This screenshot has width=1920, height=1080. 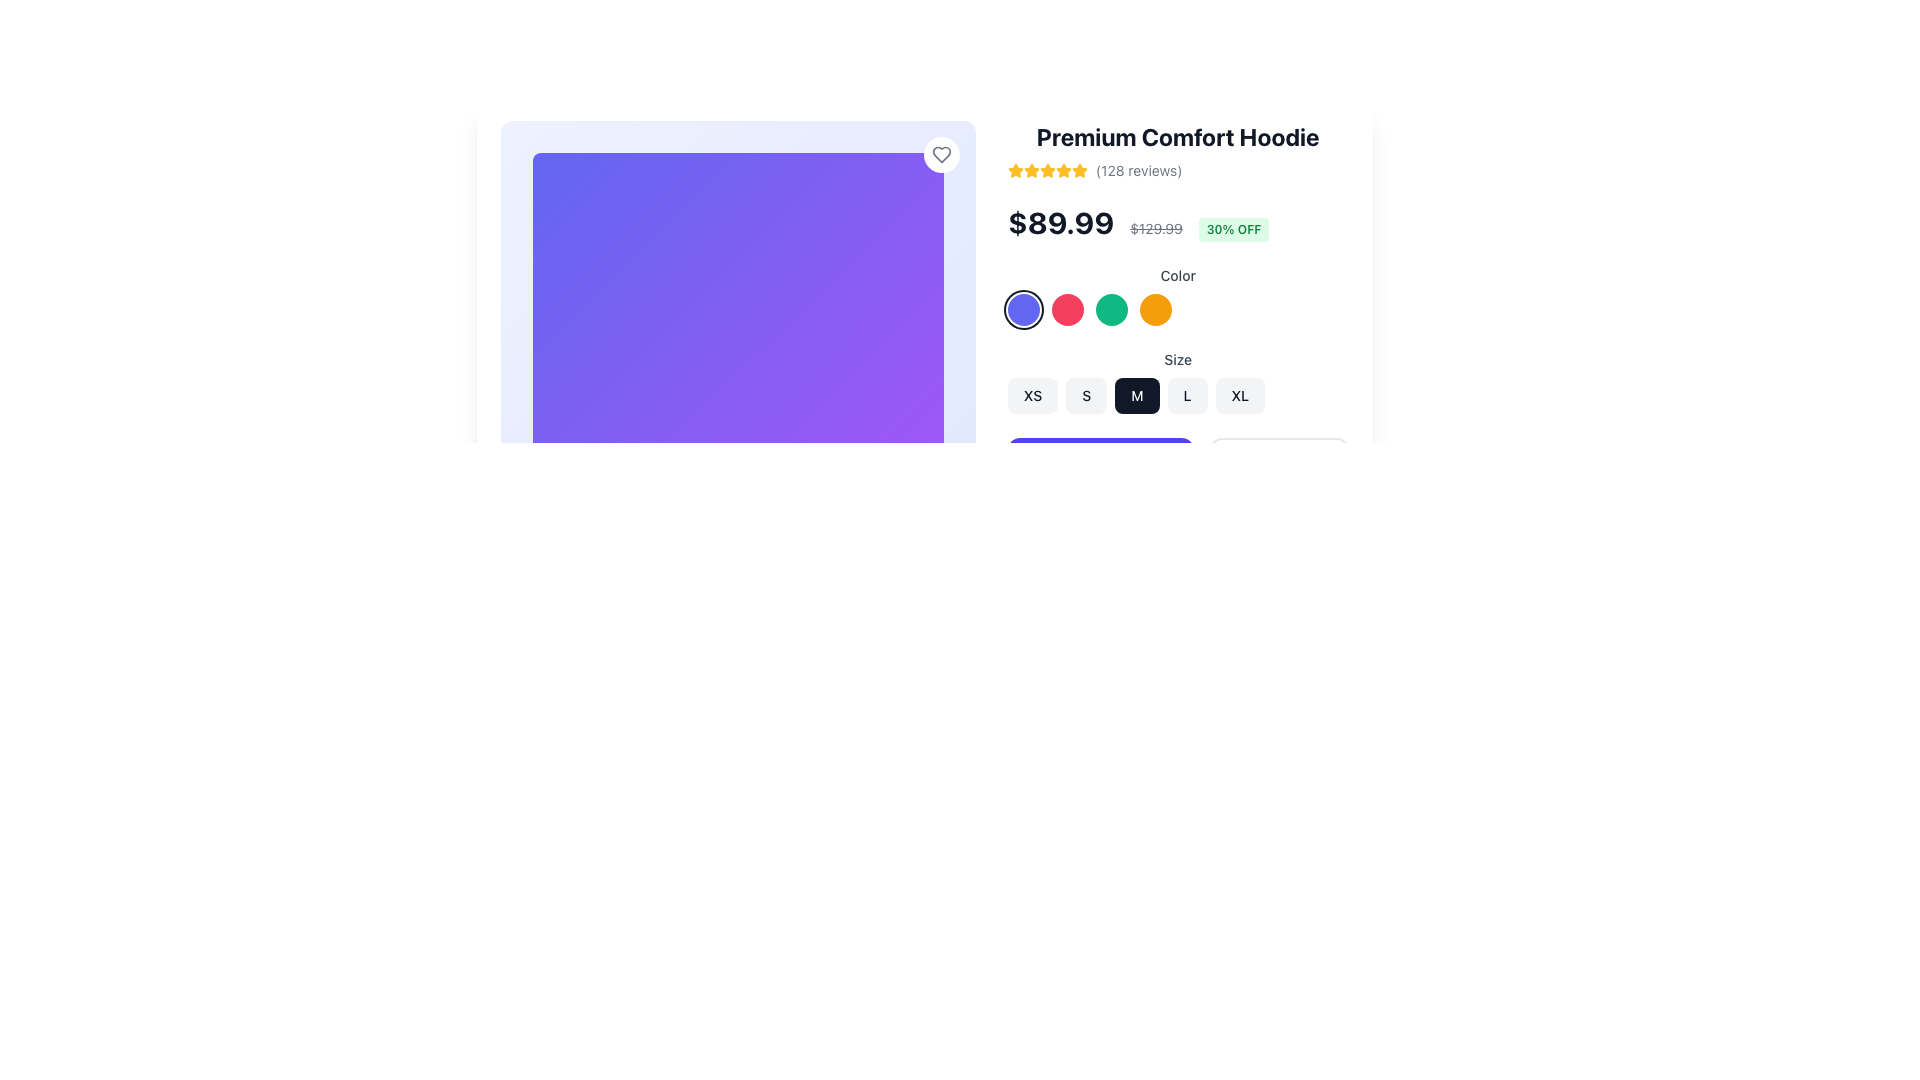 What do you see at coordinates (1137, 396) in the screenshot?
I see `the medium-sized rectangular button with rounded corners, labeled 'M'` at bounding box center [1137, 396].